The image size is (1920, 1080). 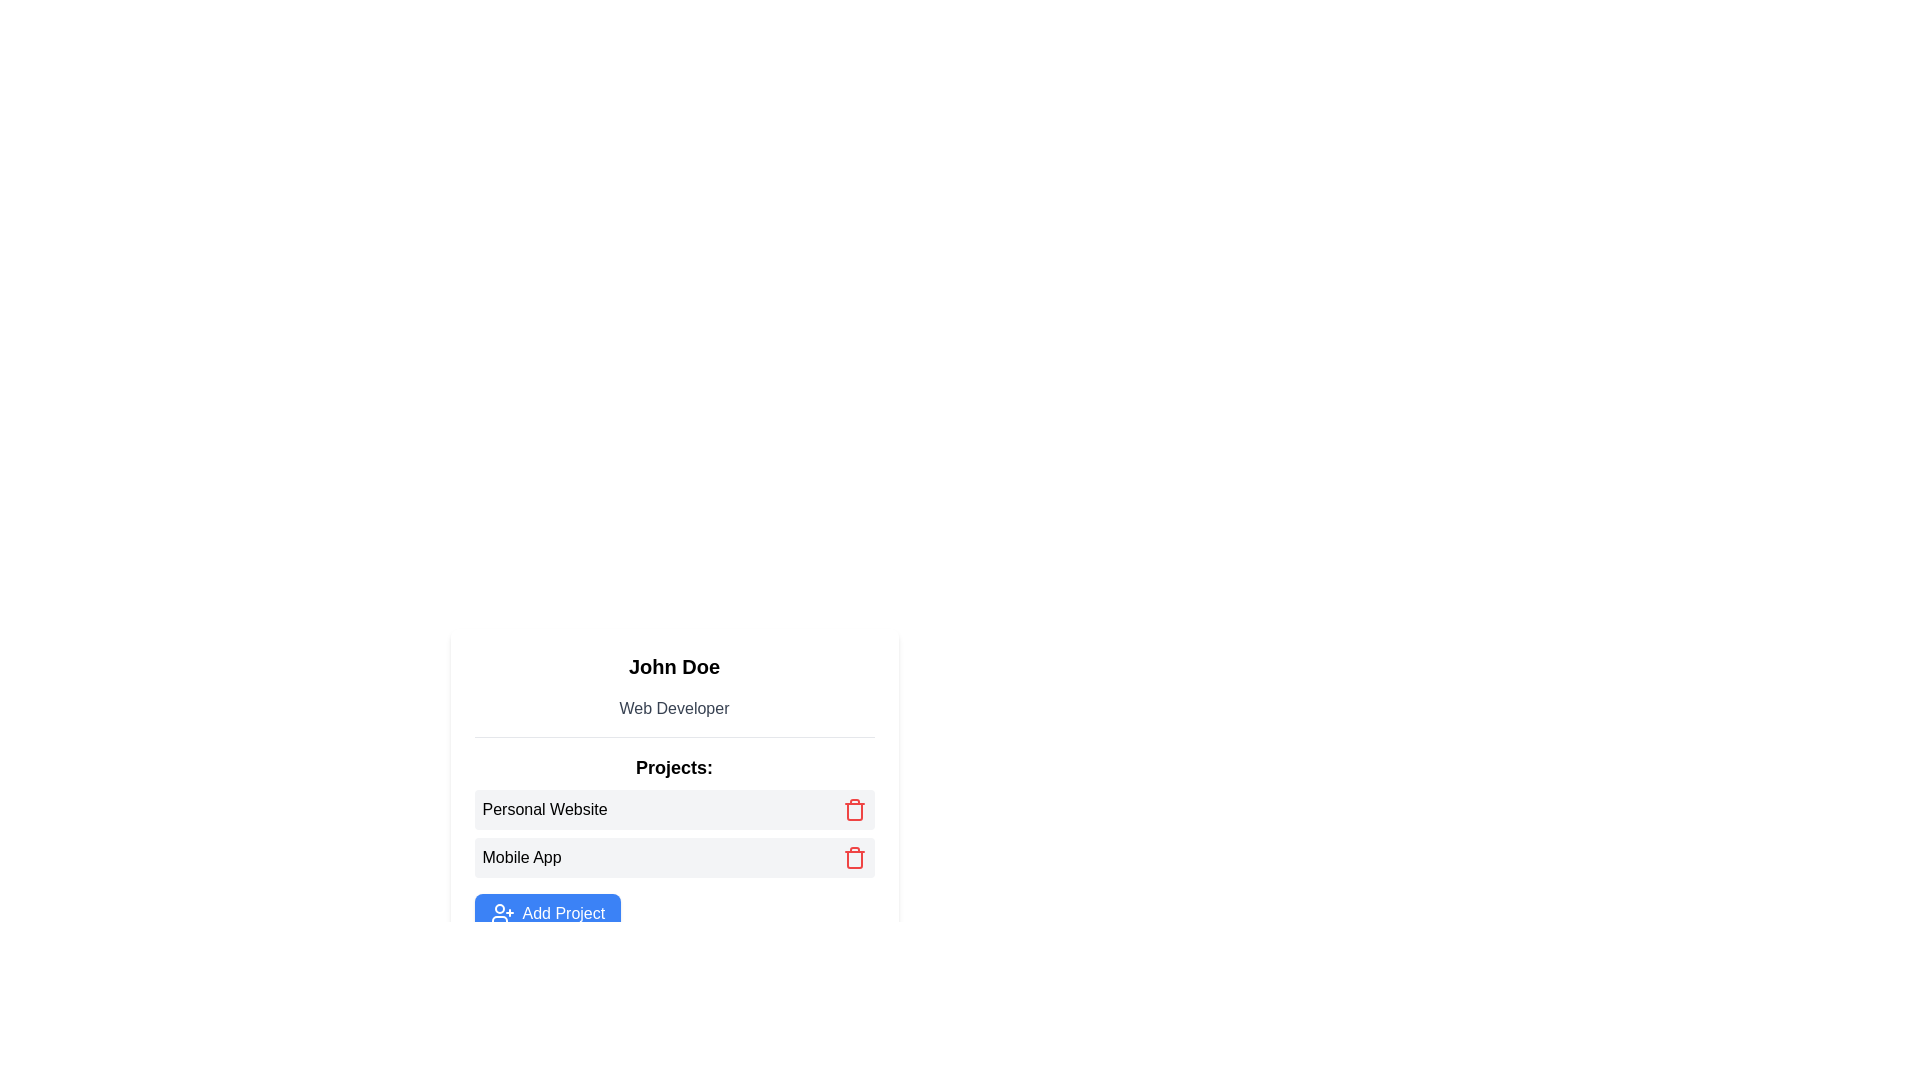 What do you see at coordinates (674, 708) in the screenshot?
I see `the static text label that serves as a descriptor for 'John Doe', positioned directly below it` at bounding box center [674, 708].